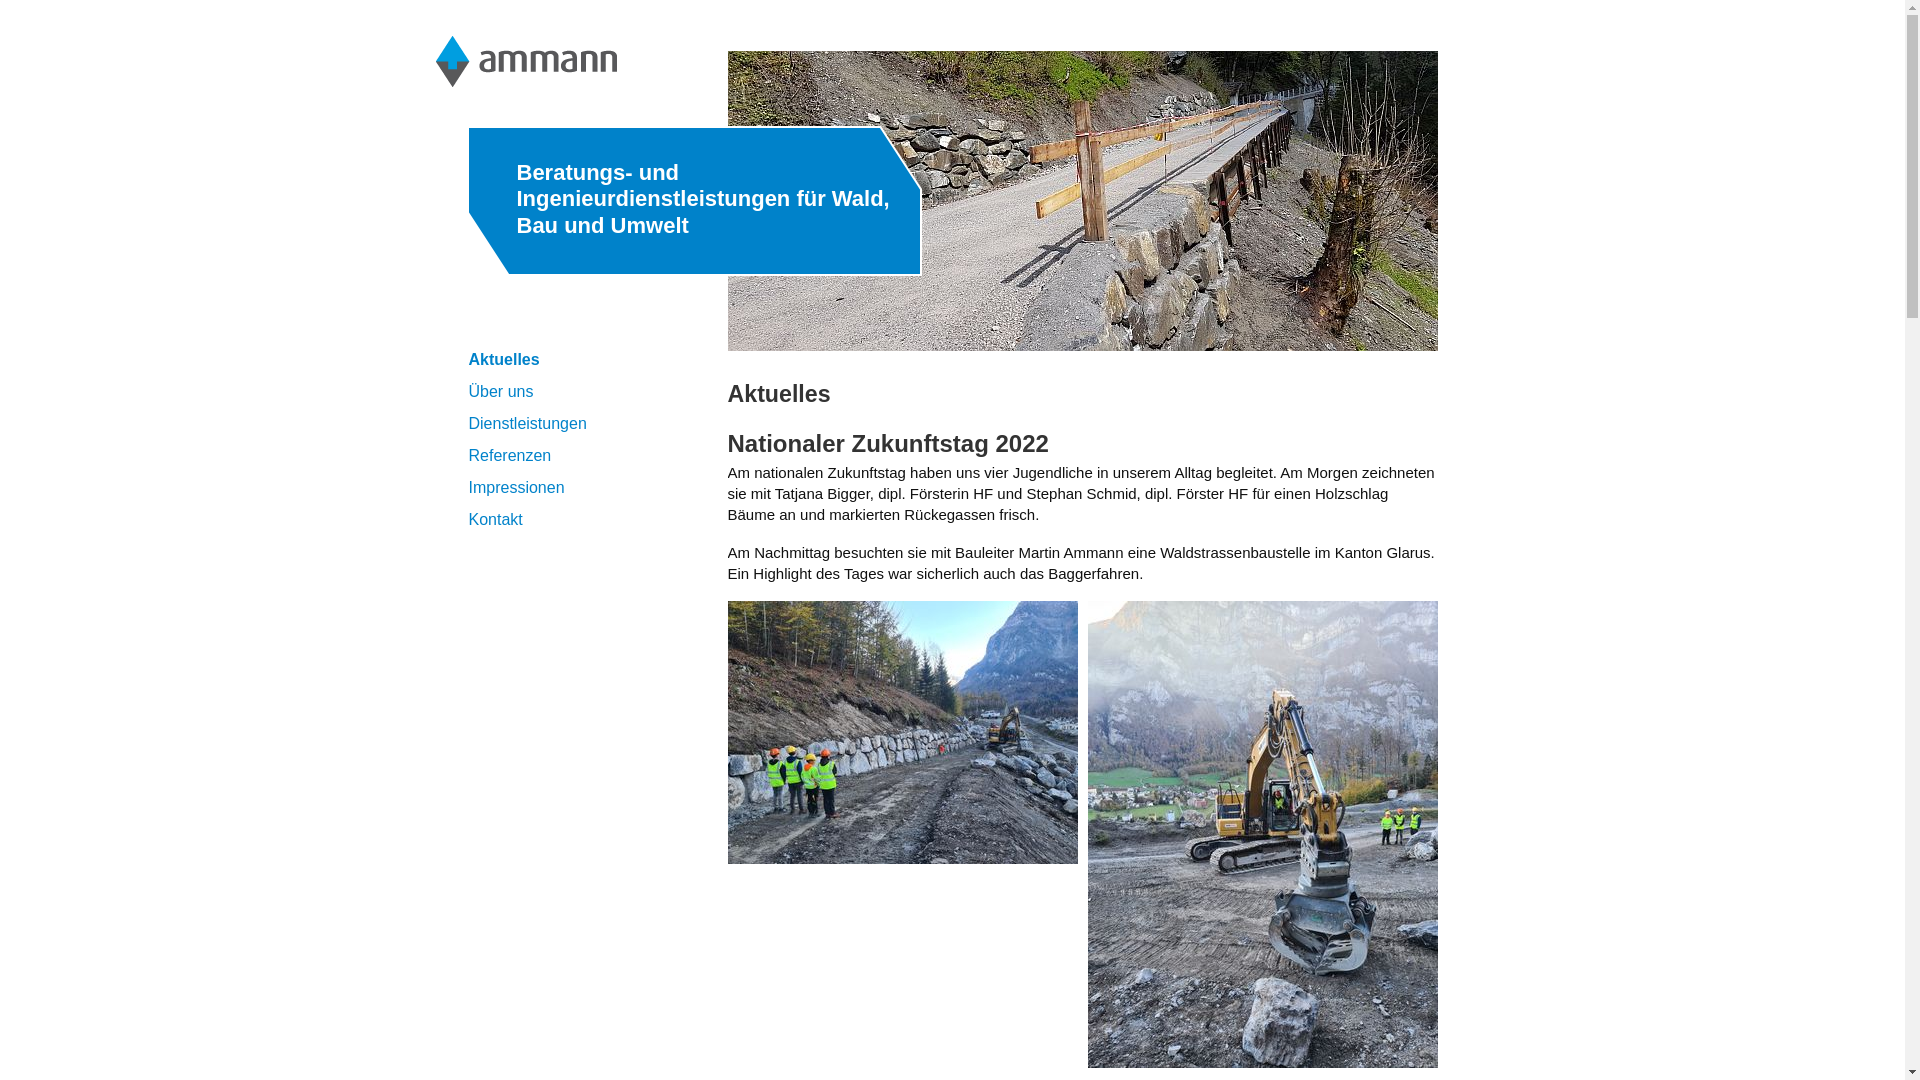 This screenshot has width=1920, height=1080. Describe the element at coordinates (466, 487) in the screenshot. I see `'Impressionen'` at that location.